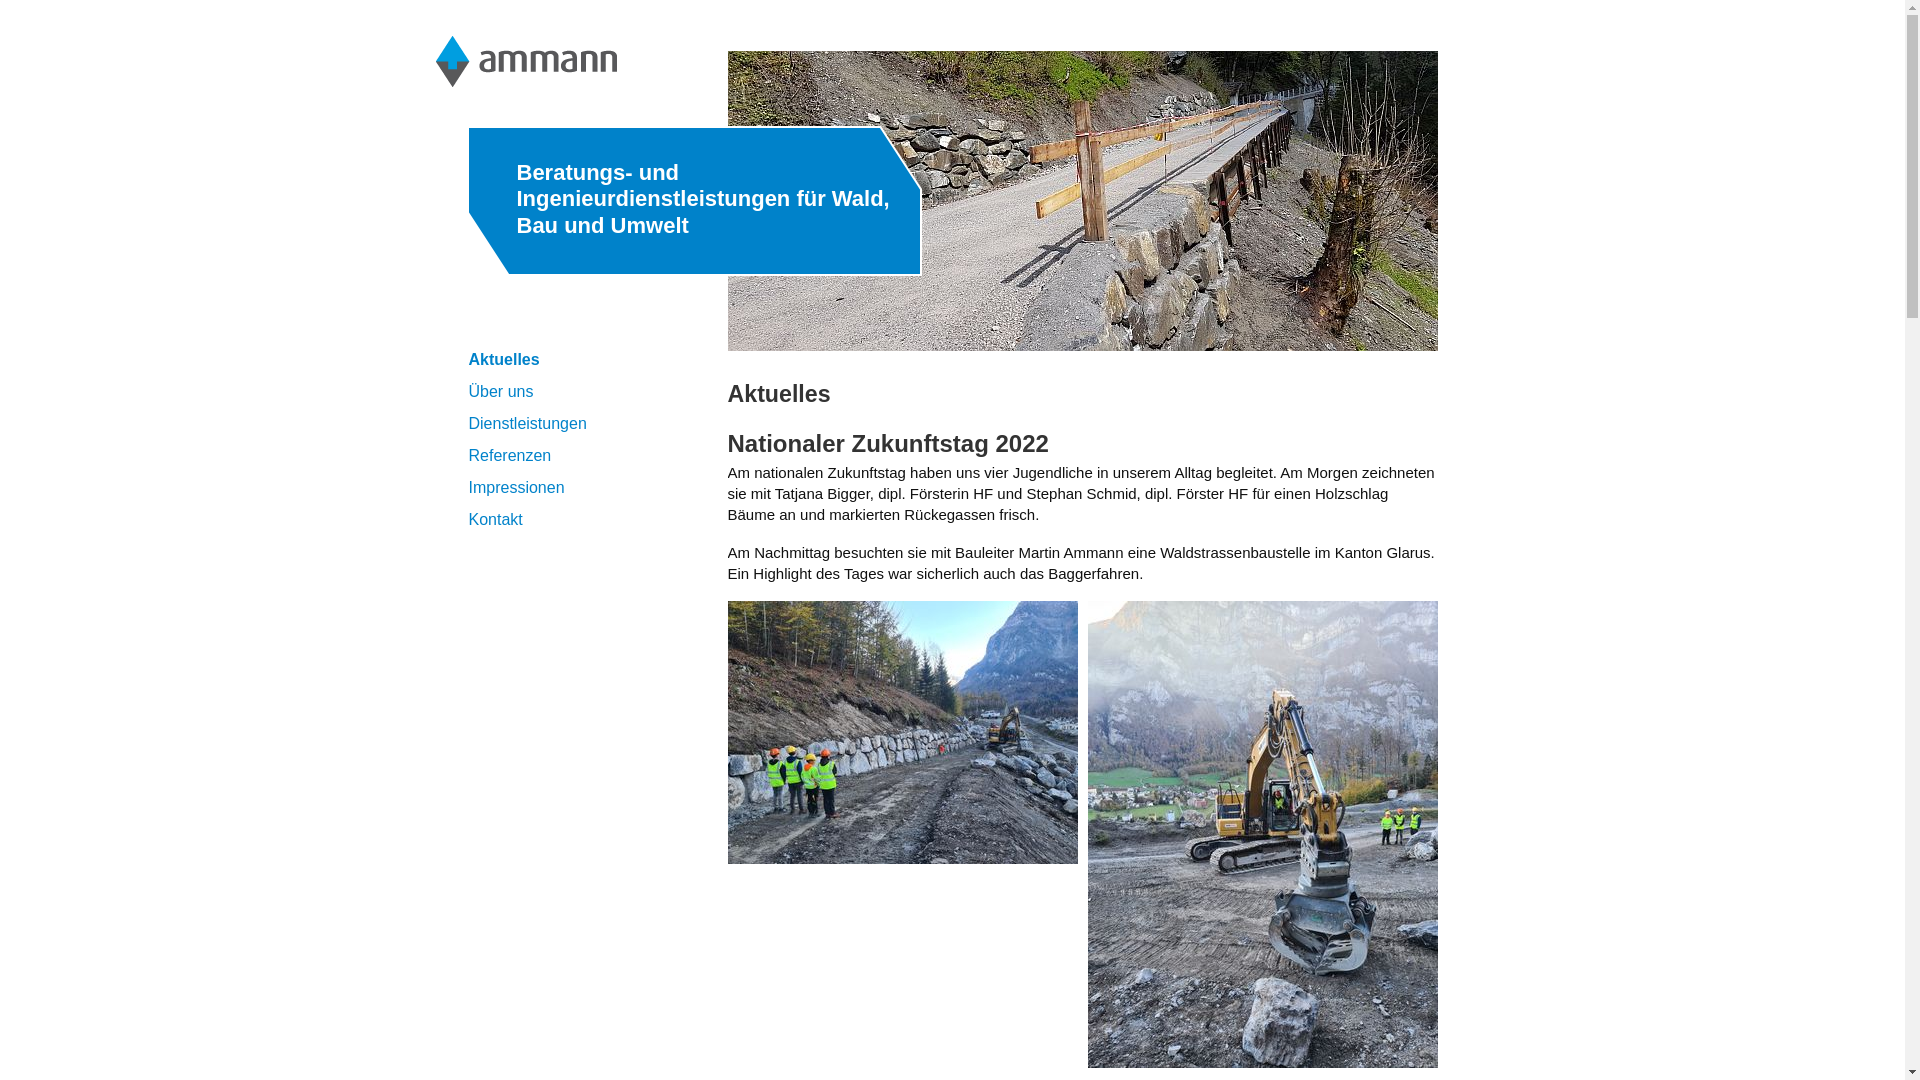 This screenshot has width=1920, height=1080. Describe the element at coordinates (466, 487) in the screenshot. I see `'Impressionen'` at that location.